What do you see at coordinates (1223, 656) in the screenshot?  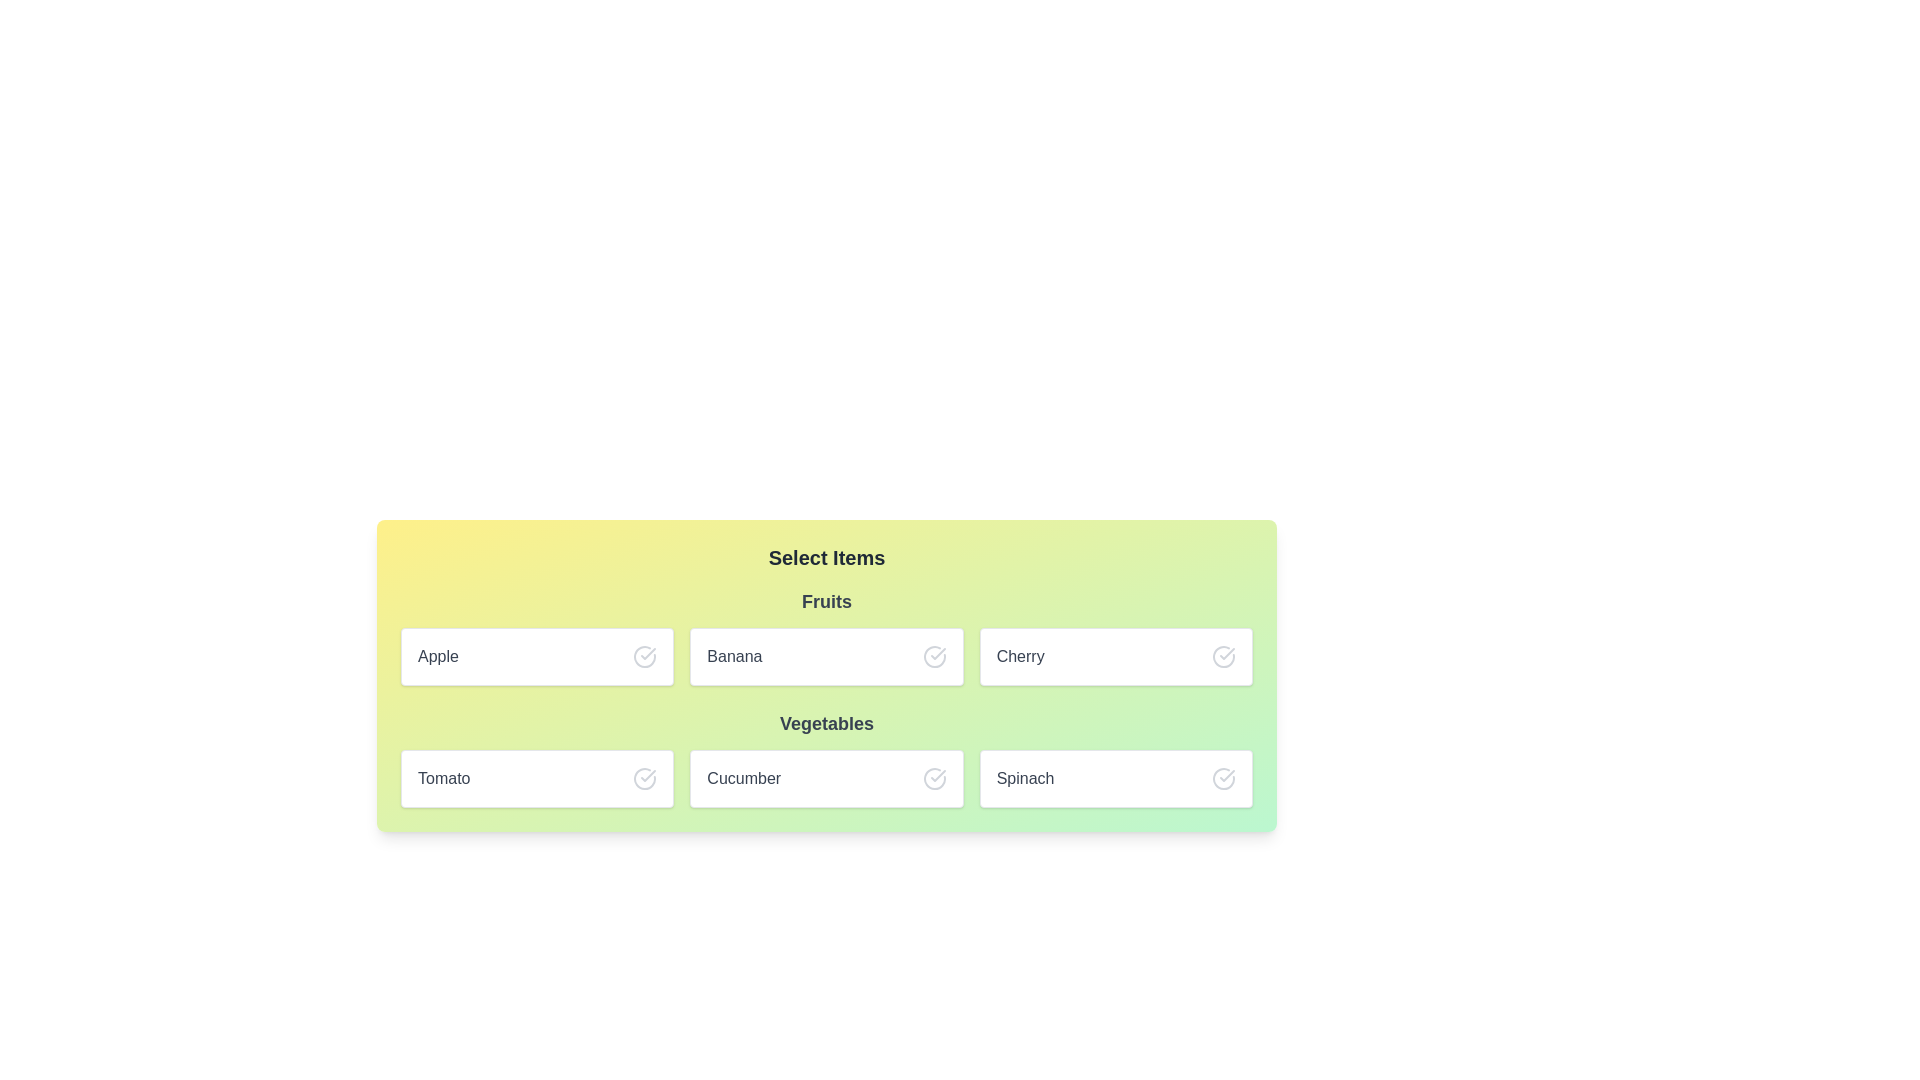 I see `the graphical checkmark icon encased within a circle, which is located to the right of the text 'Cherry' in the 'Fruits' section` at bounding box center [1223, 656].